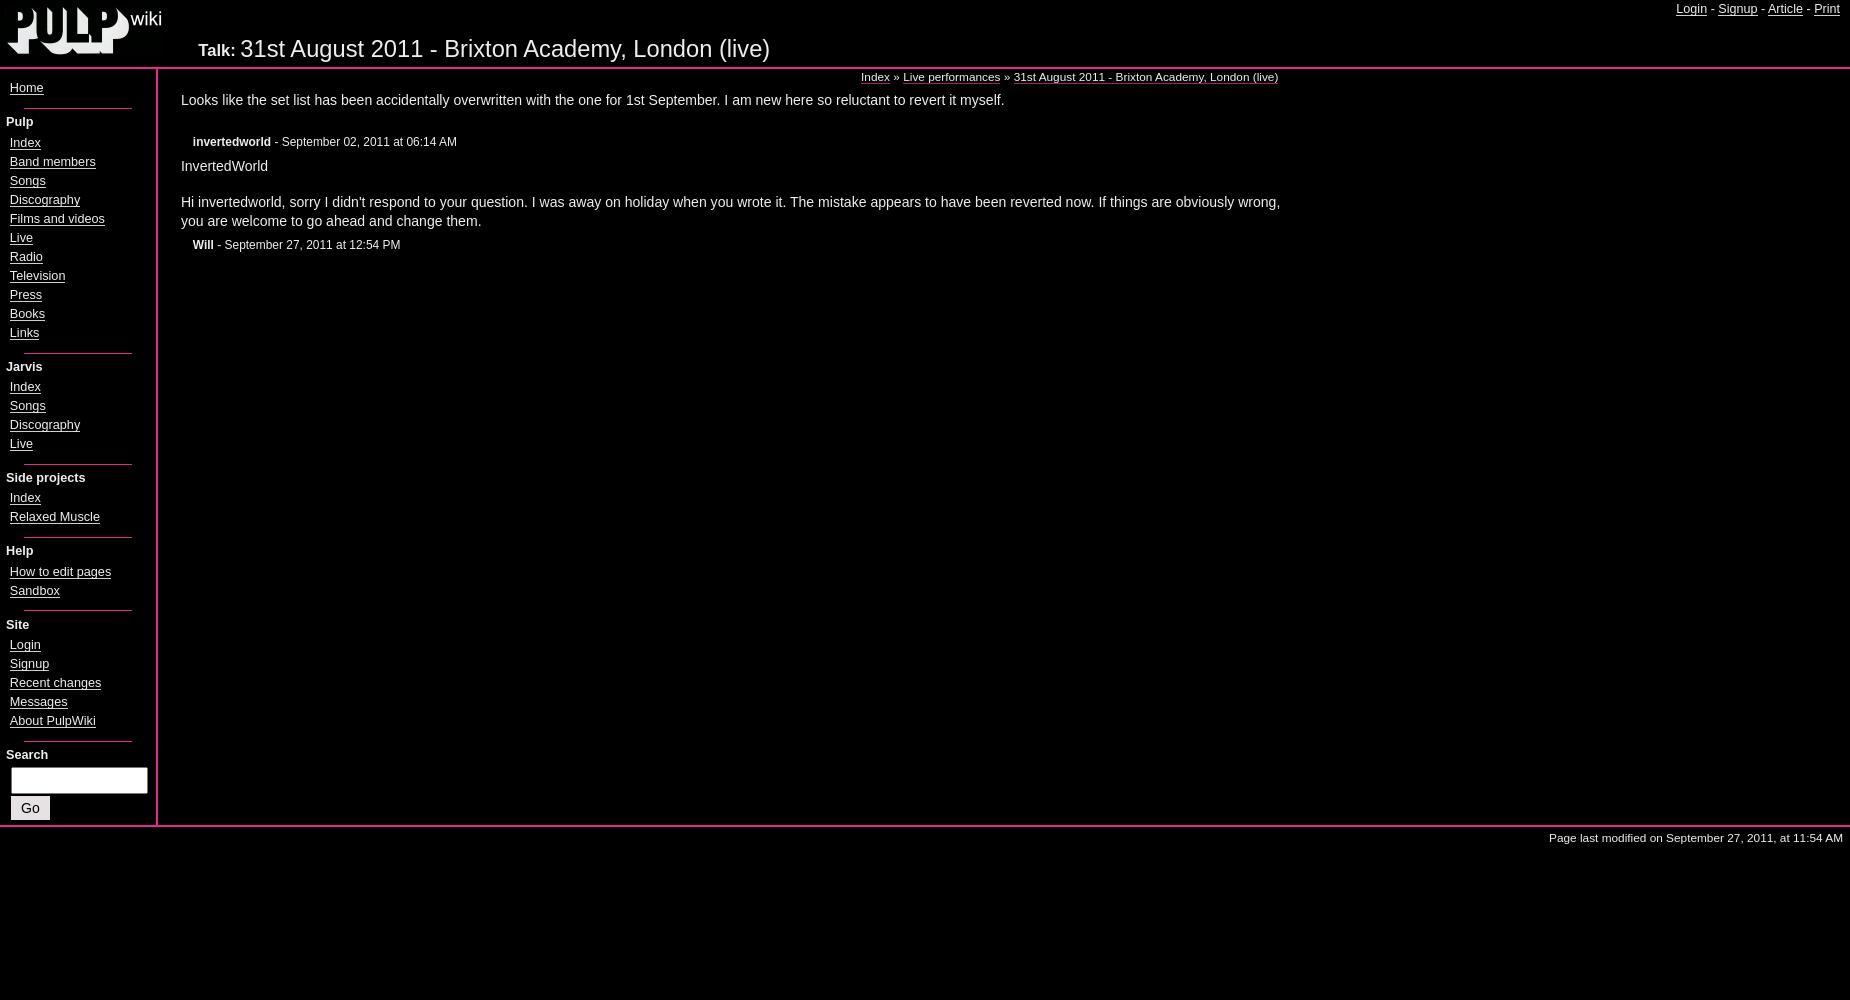  I want to click on 'Will', so click(201, 244).